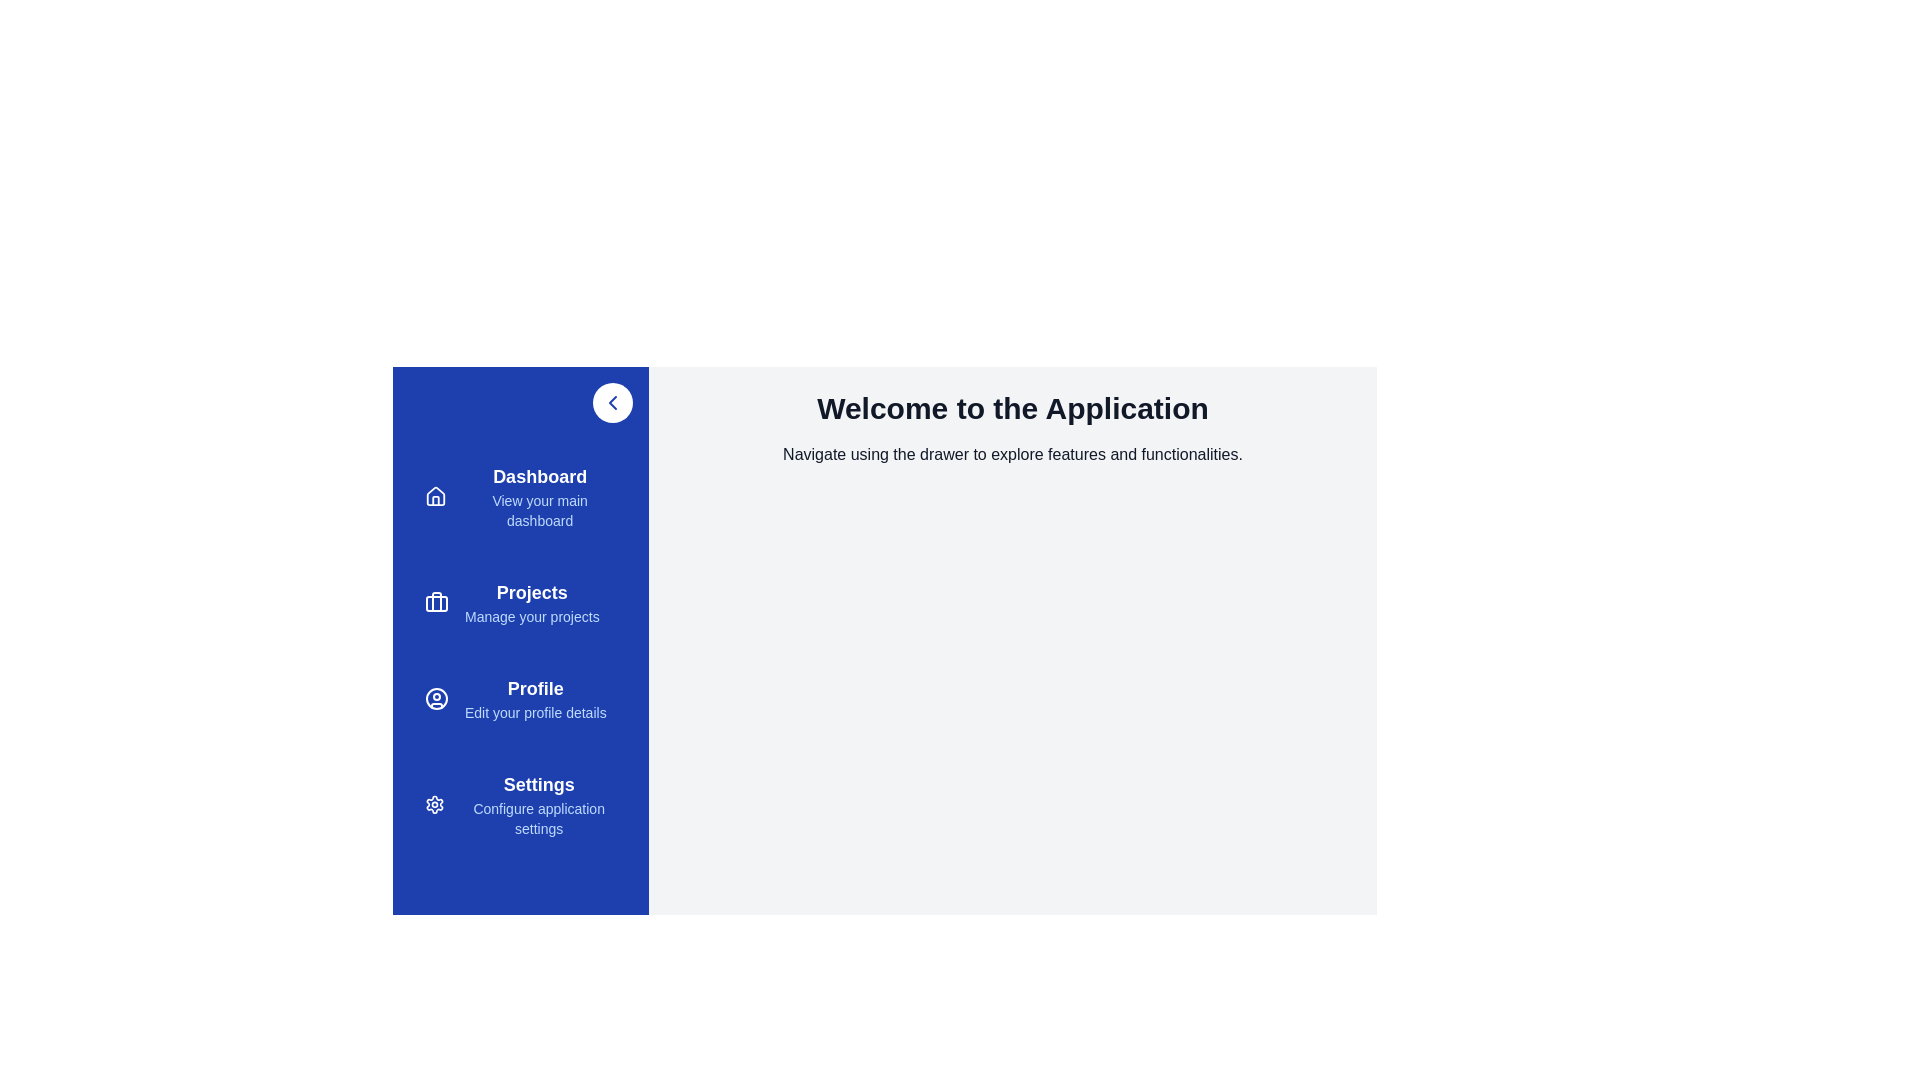 The width and height of the screenshot is (1920, 1080). What do you see at coordinates (521, 697) in the screenshot?
I see `the menu item Profile to view its hover effect` at bounding box center [521, 697].